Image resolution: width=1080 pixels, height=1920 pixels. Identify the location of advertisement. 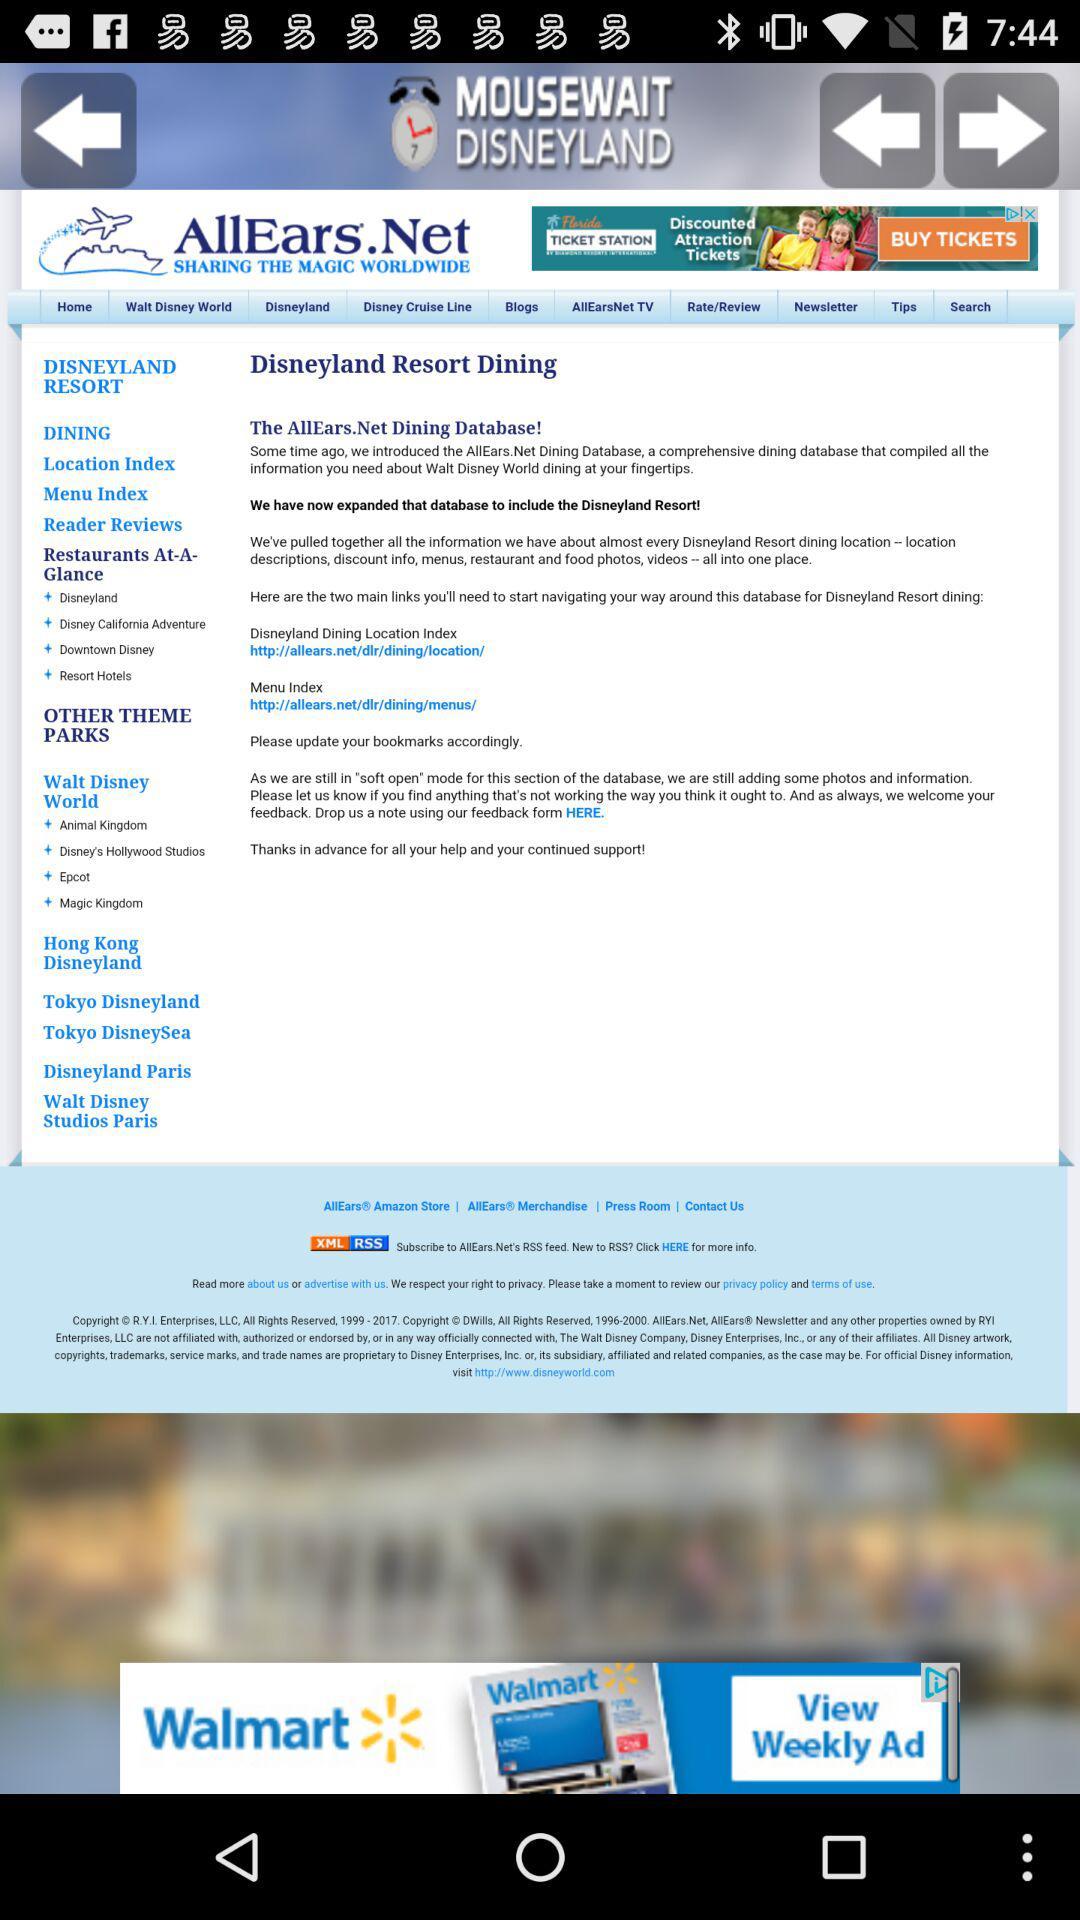
(540, 1727).